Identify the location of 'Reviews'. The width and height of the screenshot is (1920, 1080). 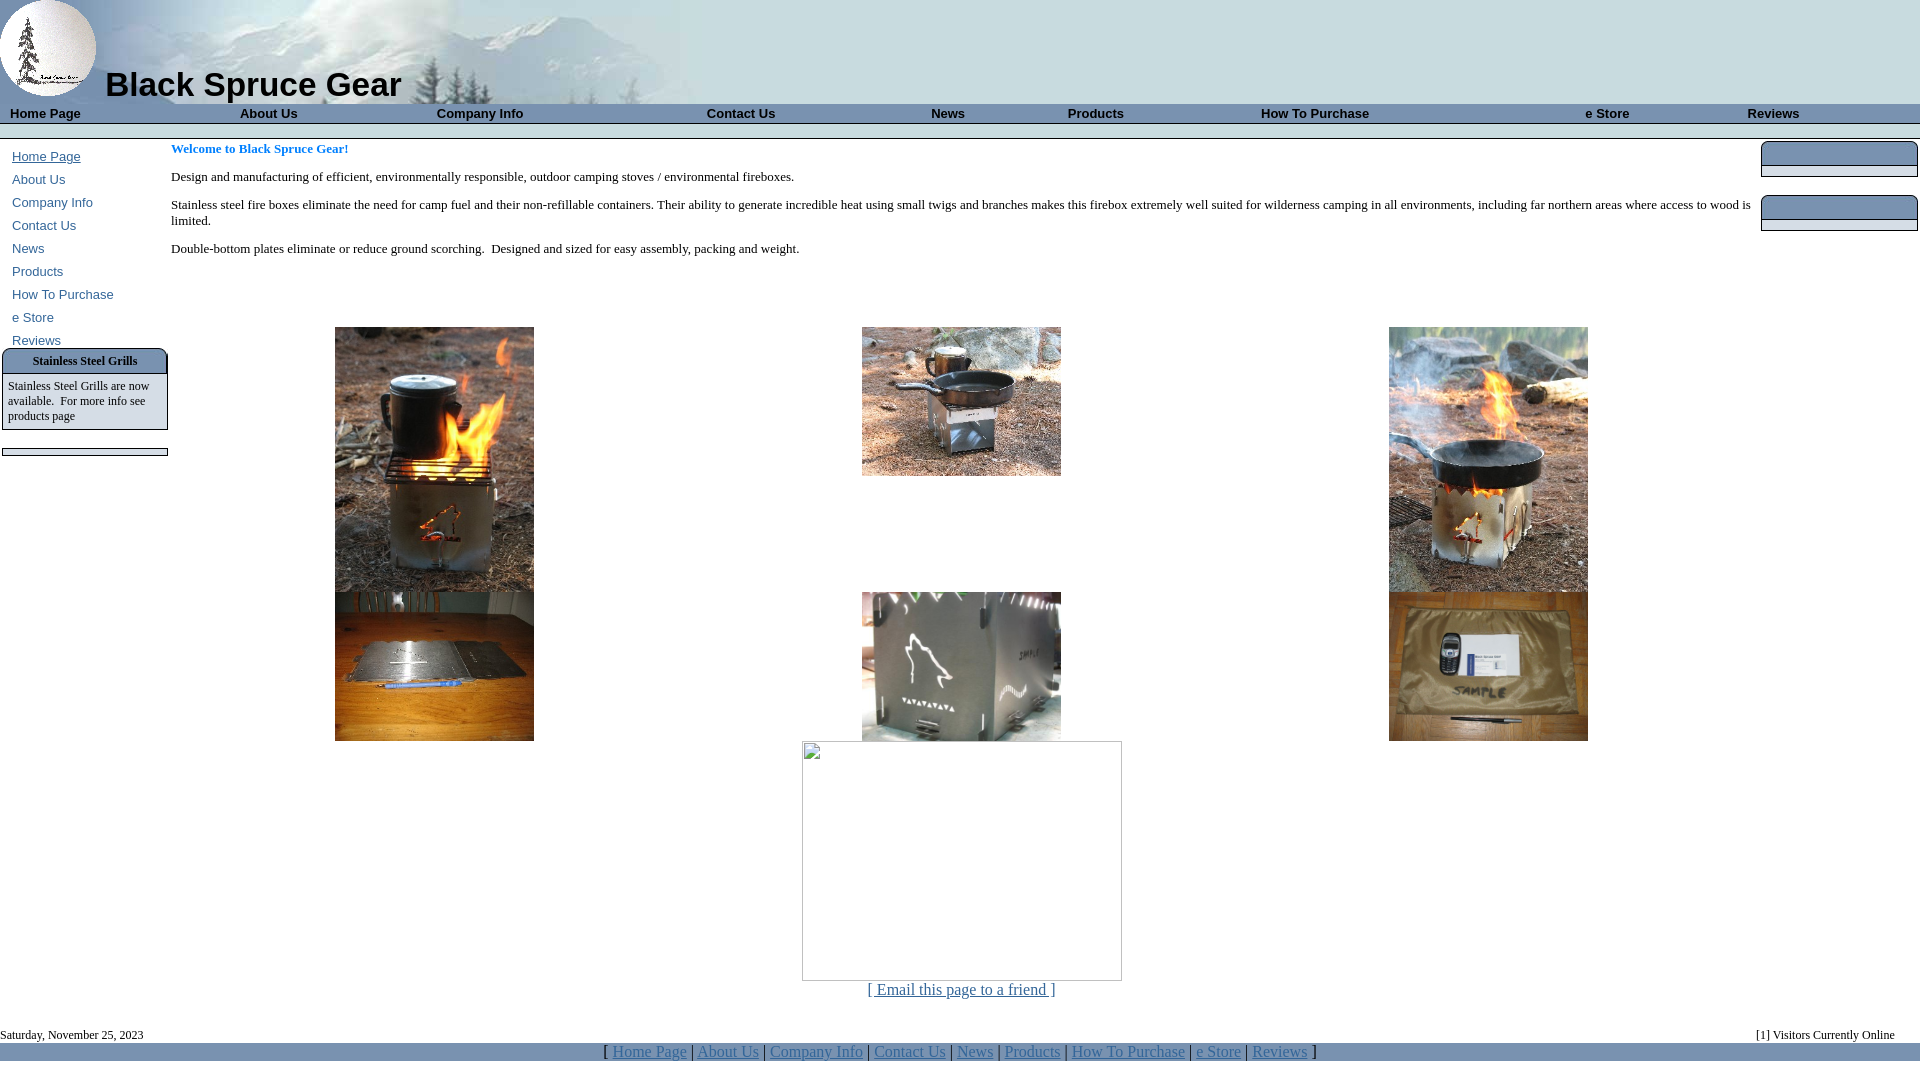
(36, 339).